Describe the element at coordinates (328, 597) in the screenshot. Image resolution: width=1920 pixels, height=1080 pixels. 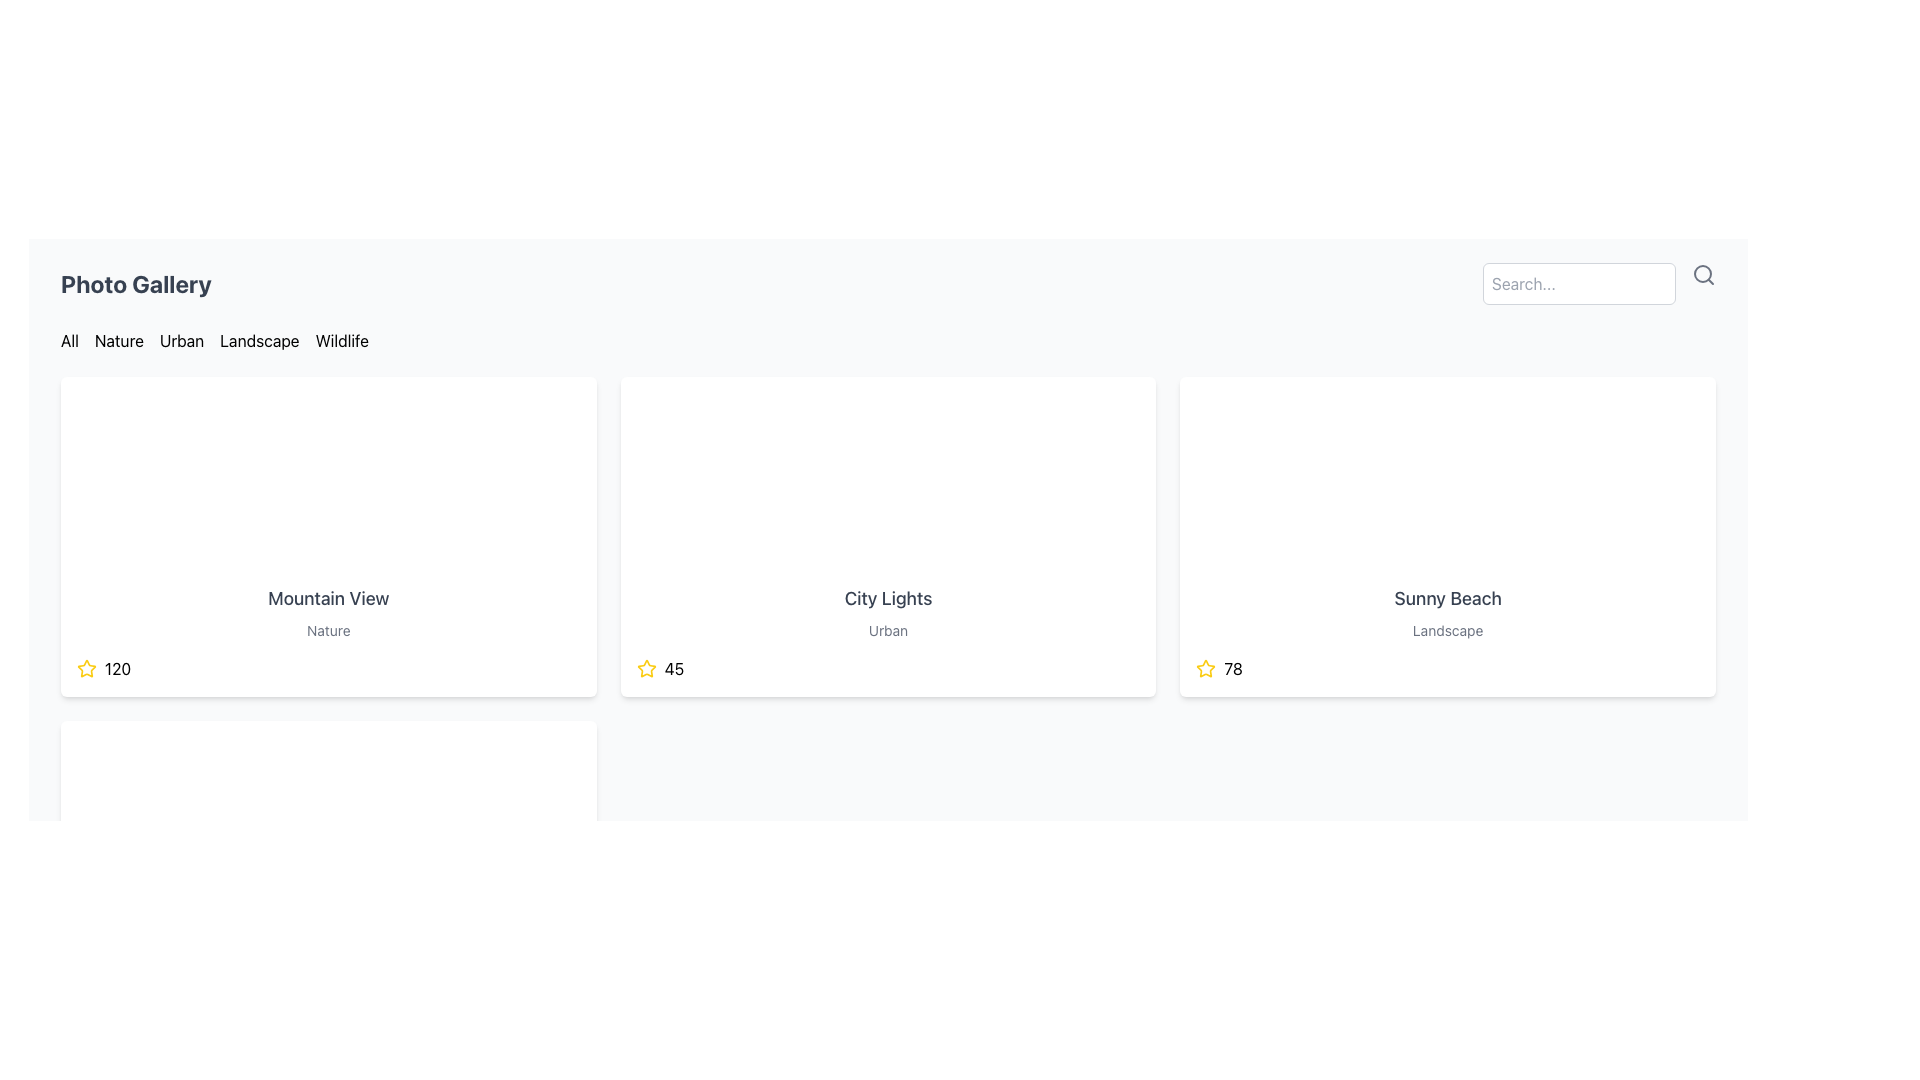
I see `text from the 'Mountain View' label, which is a bold gray title located above the 'Nature' text within the first card of a three-card row` at that location.